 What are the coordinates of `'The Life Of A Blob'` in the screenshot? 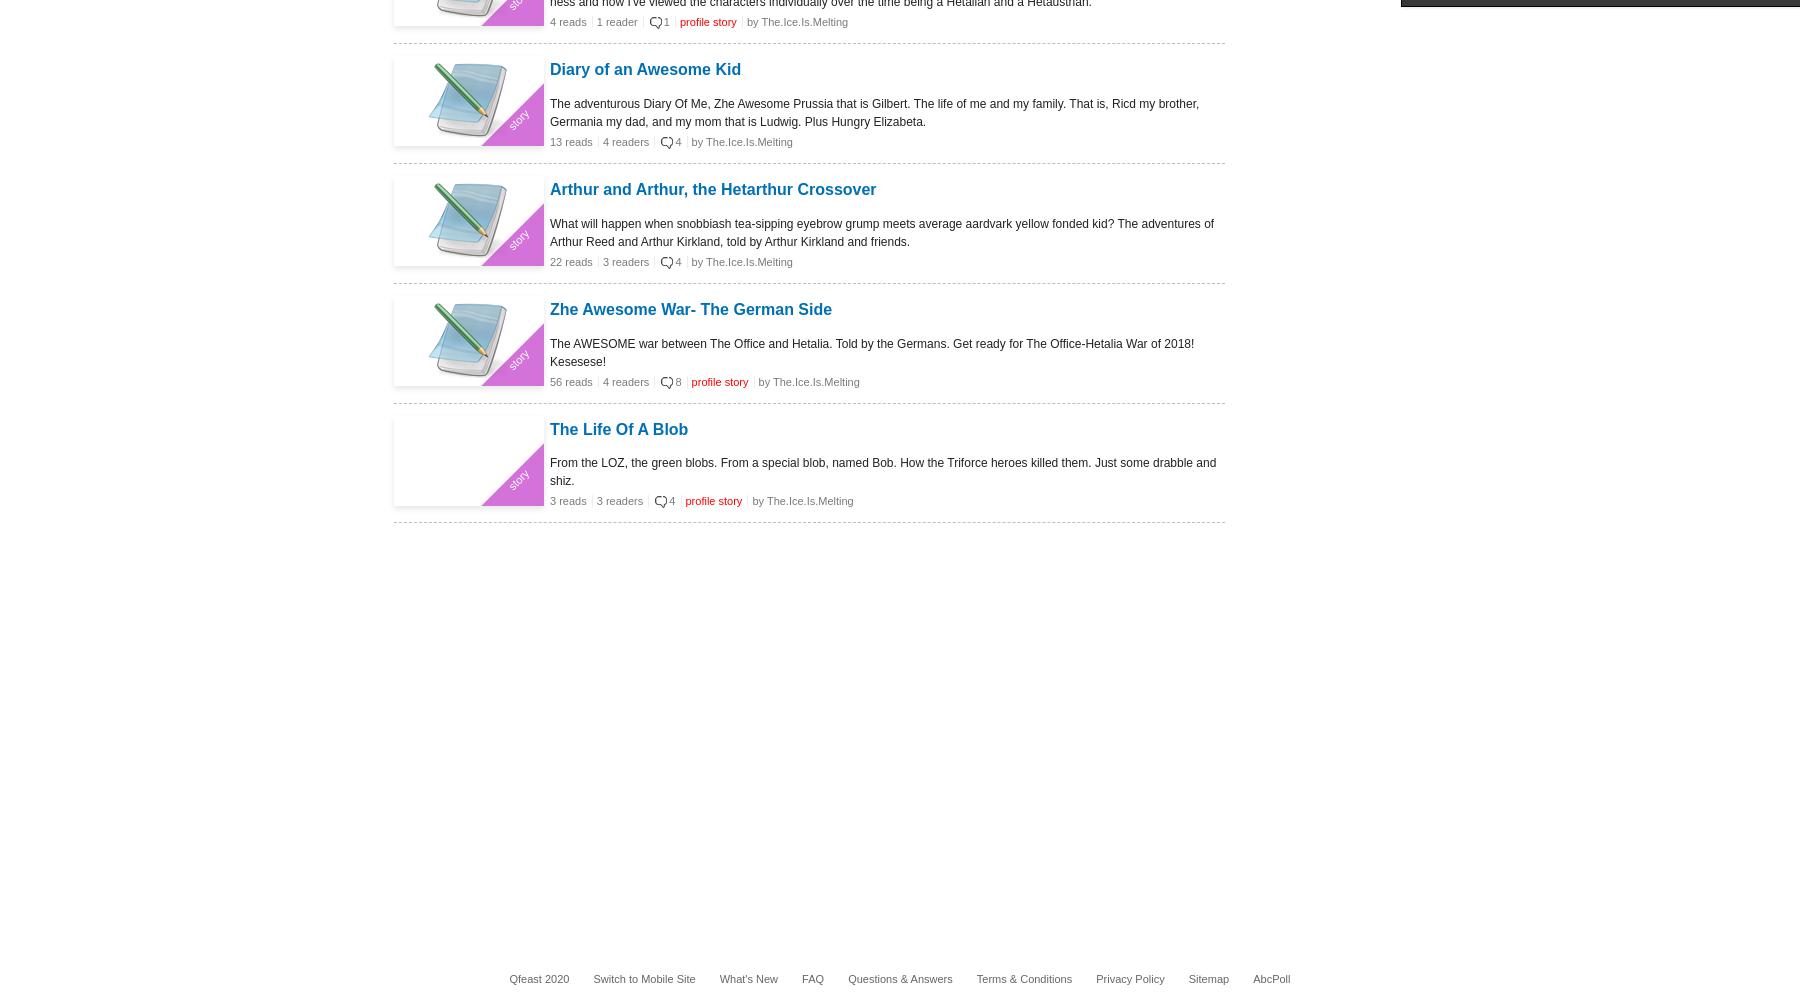 It's located at (619, 428).